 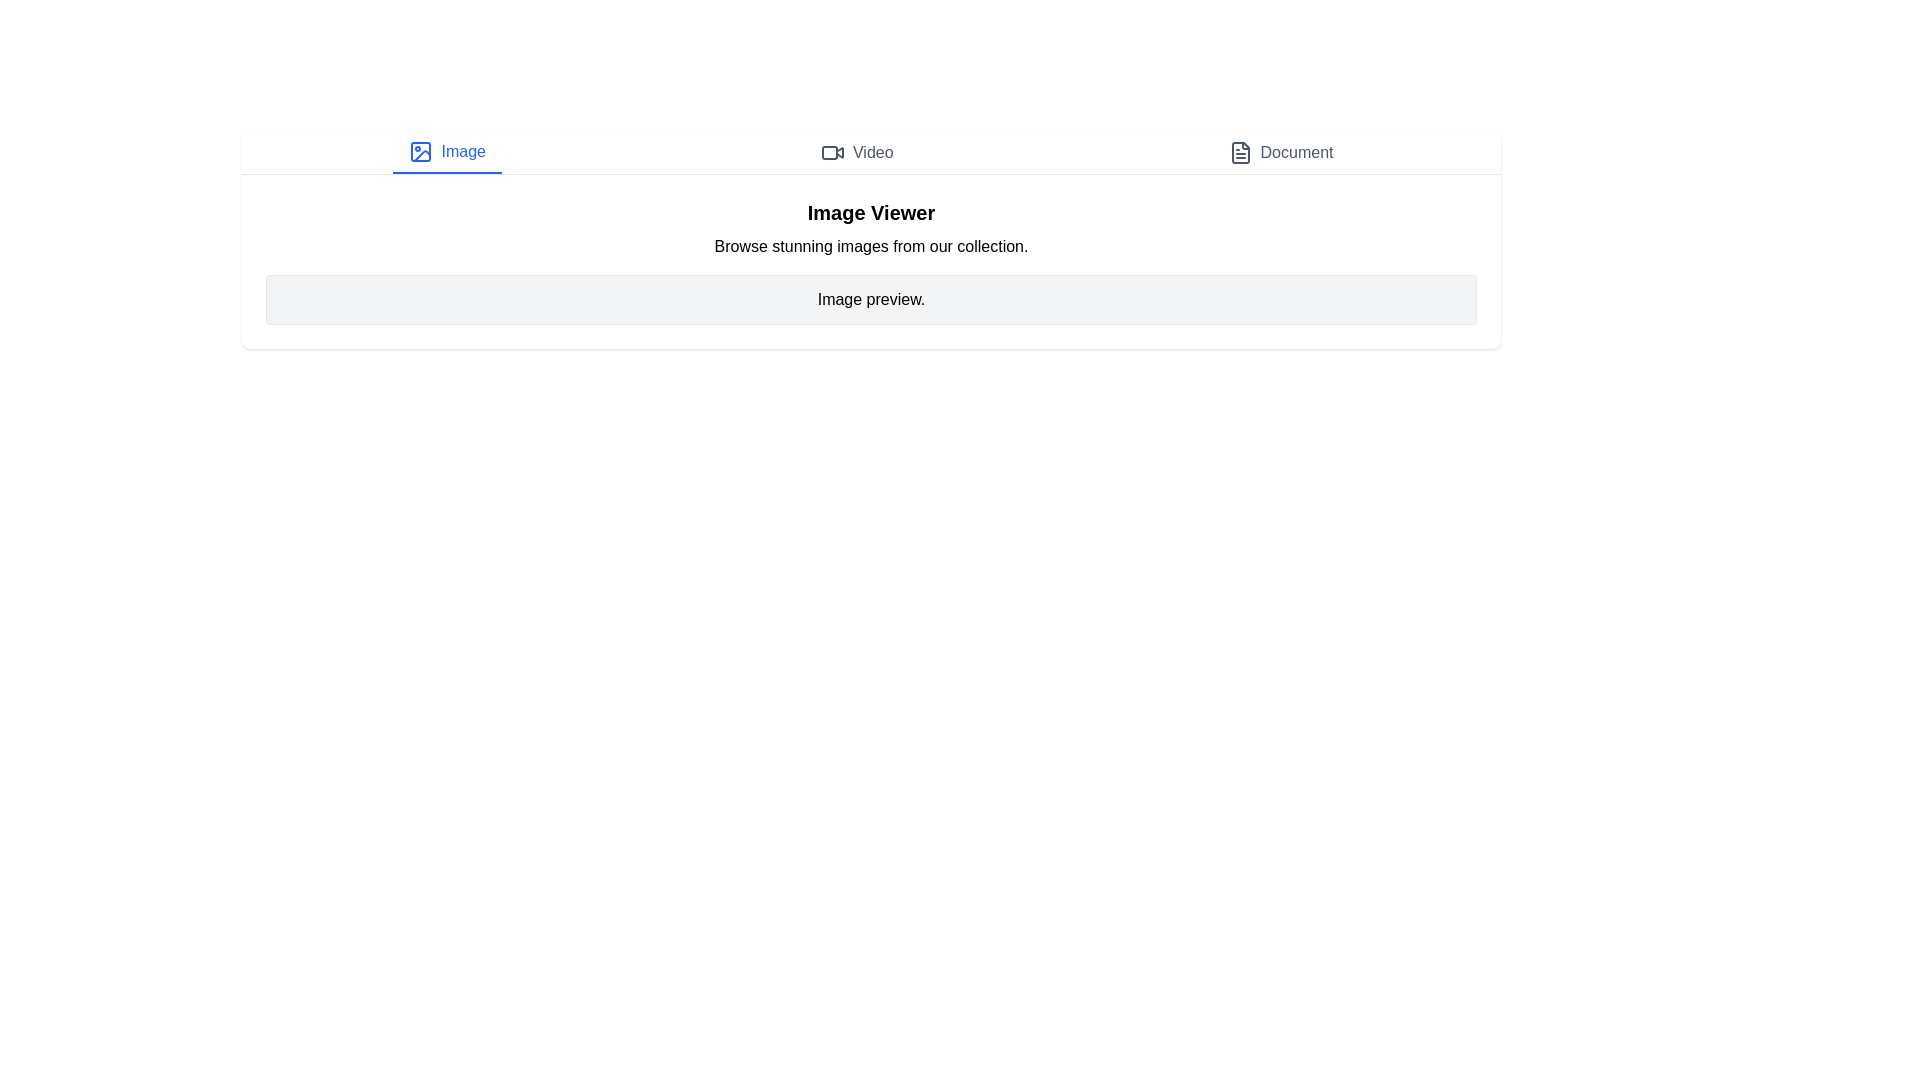 I want to click on the Image tab by clicking on it, so click(x=446, y=152).